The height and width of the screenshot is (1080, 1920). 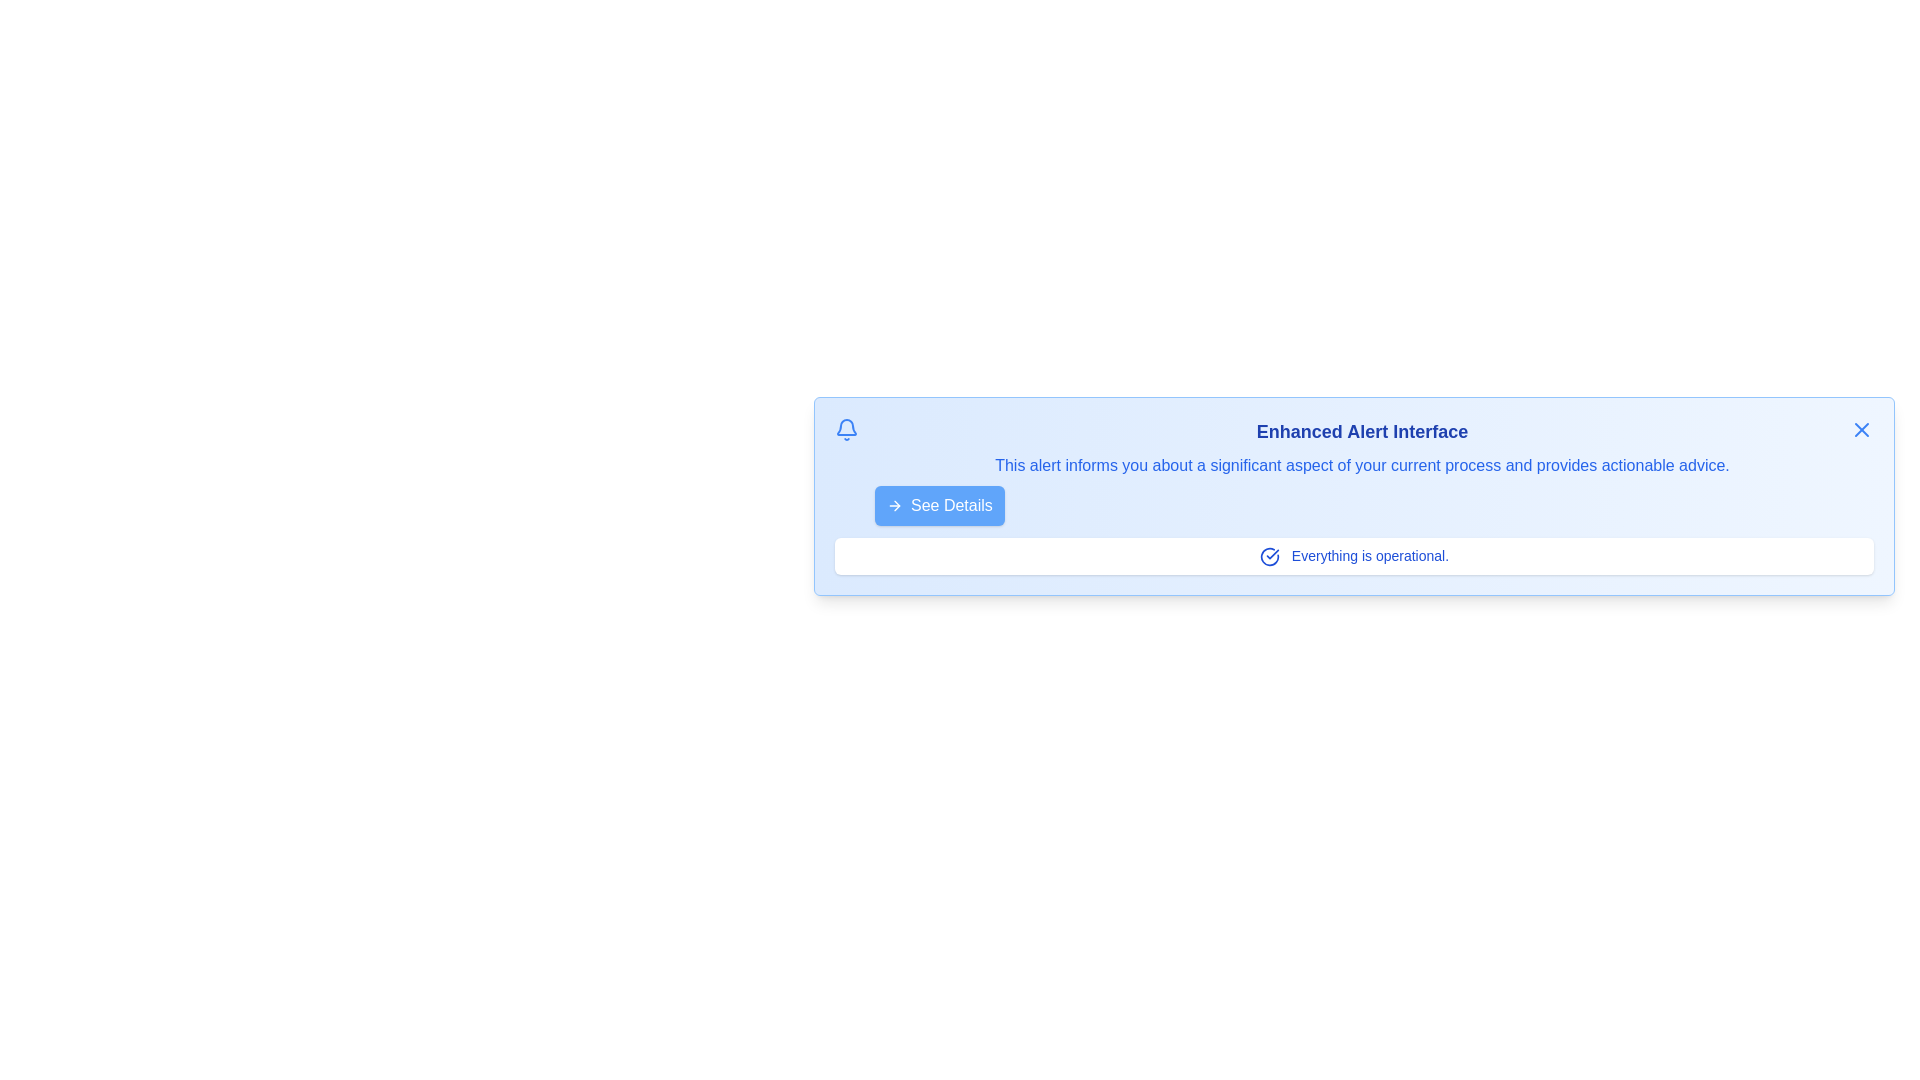 I want to click on 'See Details' button to view additional information, so click(x=938, y=504).